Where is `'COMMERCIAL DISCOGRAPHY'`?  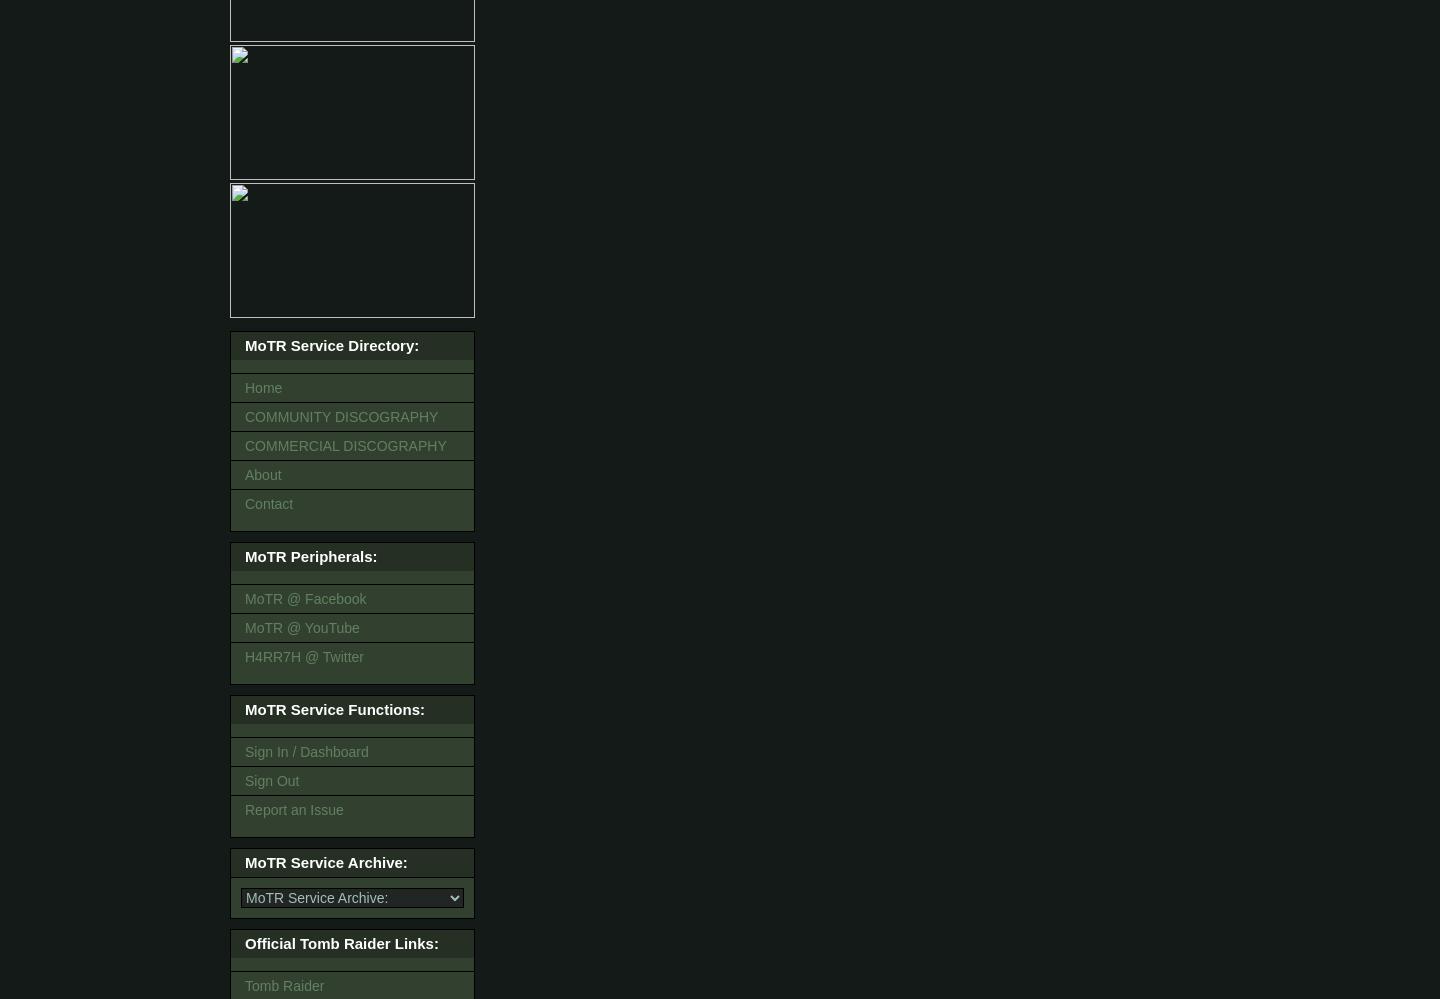 'COMMERCIAL DISCOGRAPHY' is located at coordinates (345, 445).